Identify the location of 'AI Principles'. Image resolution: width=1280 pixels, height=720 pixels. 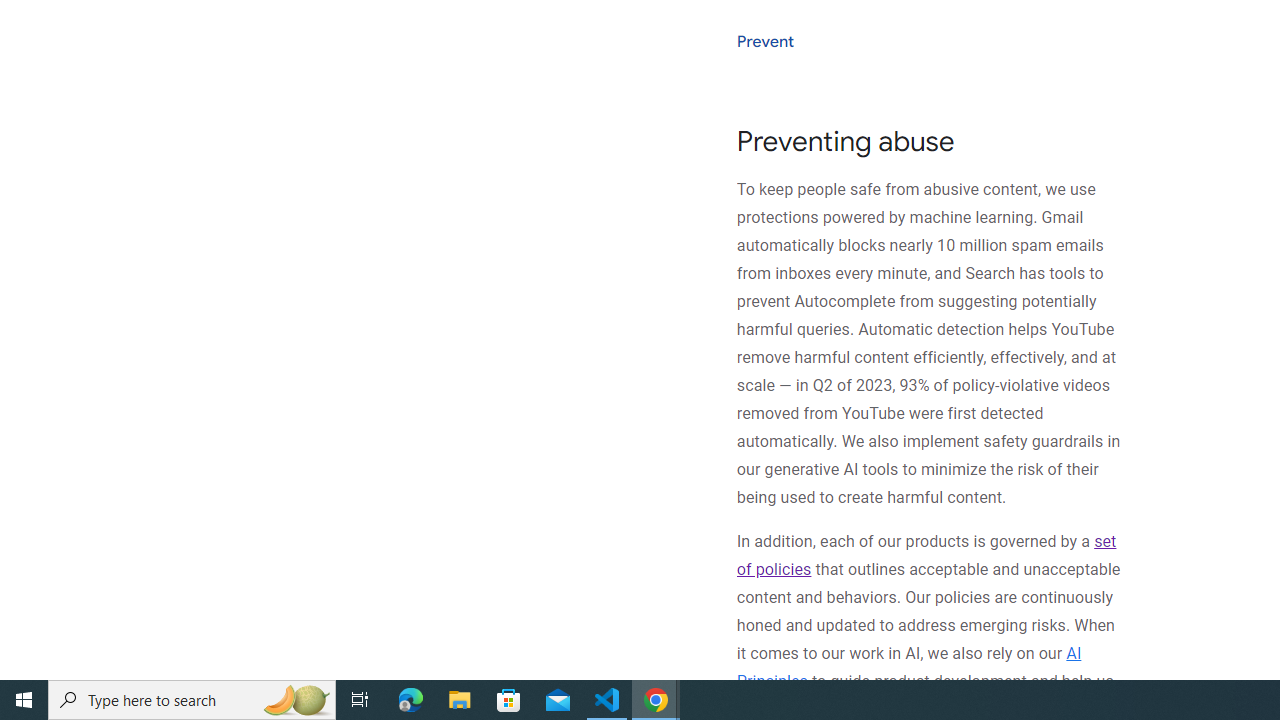
(907, 667).